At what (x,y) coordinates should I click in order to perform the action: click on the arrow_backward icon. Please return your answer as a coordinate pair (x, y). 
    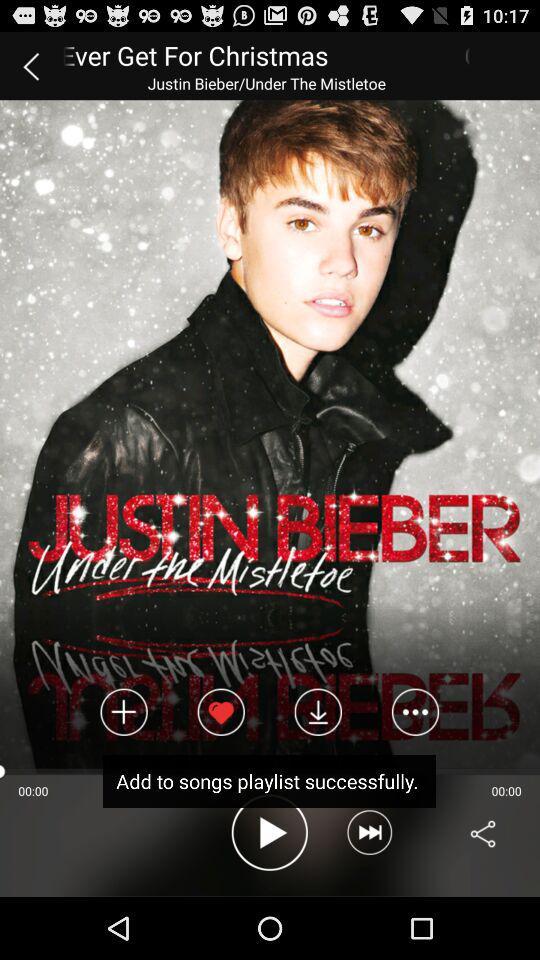
    Looking at the image, I should click on (30, 70).